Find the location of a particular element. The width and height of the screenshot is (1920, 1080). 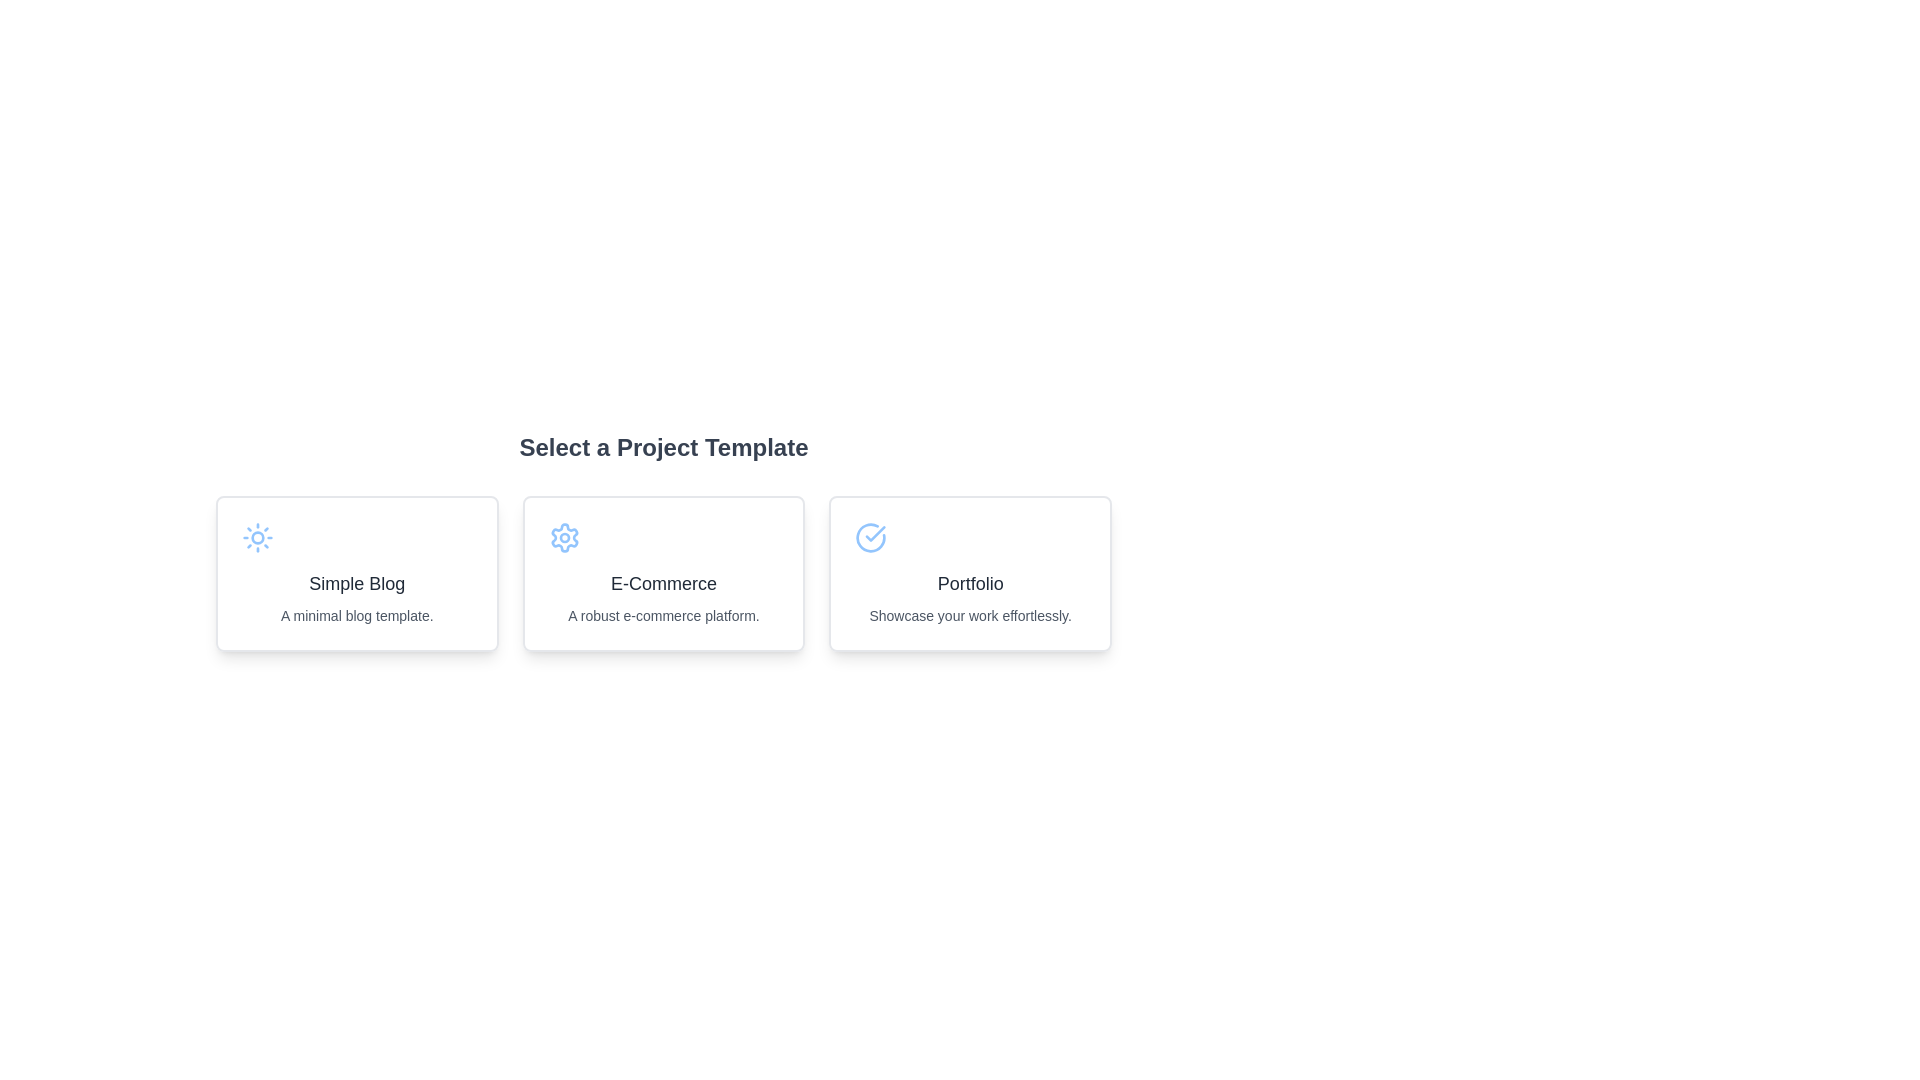

the decorative icon representing brightness or positivity located at the top-center of the 'Simple Blog' card, above the text 'Simple Blog' and 'A minimal blog template.' is located at coordinates (257, 536).